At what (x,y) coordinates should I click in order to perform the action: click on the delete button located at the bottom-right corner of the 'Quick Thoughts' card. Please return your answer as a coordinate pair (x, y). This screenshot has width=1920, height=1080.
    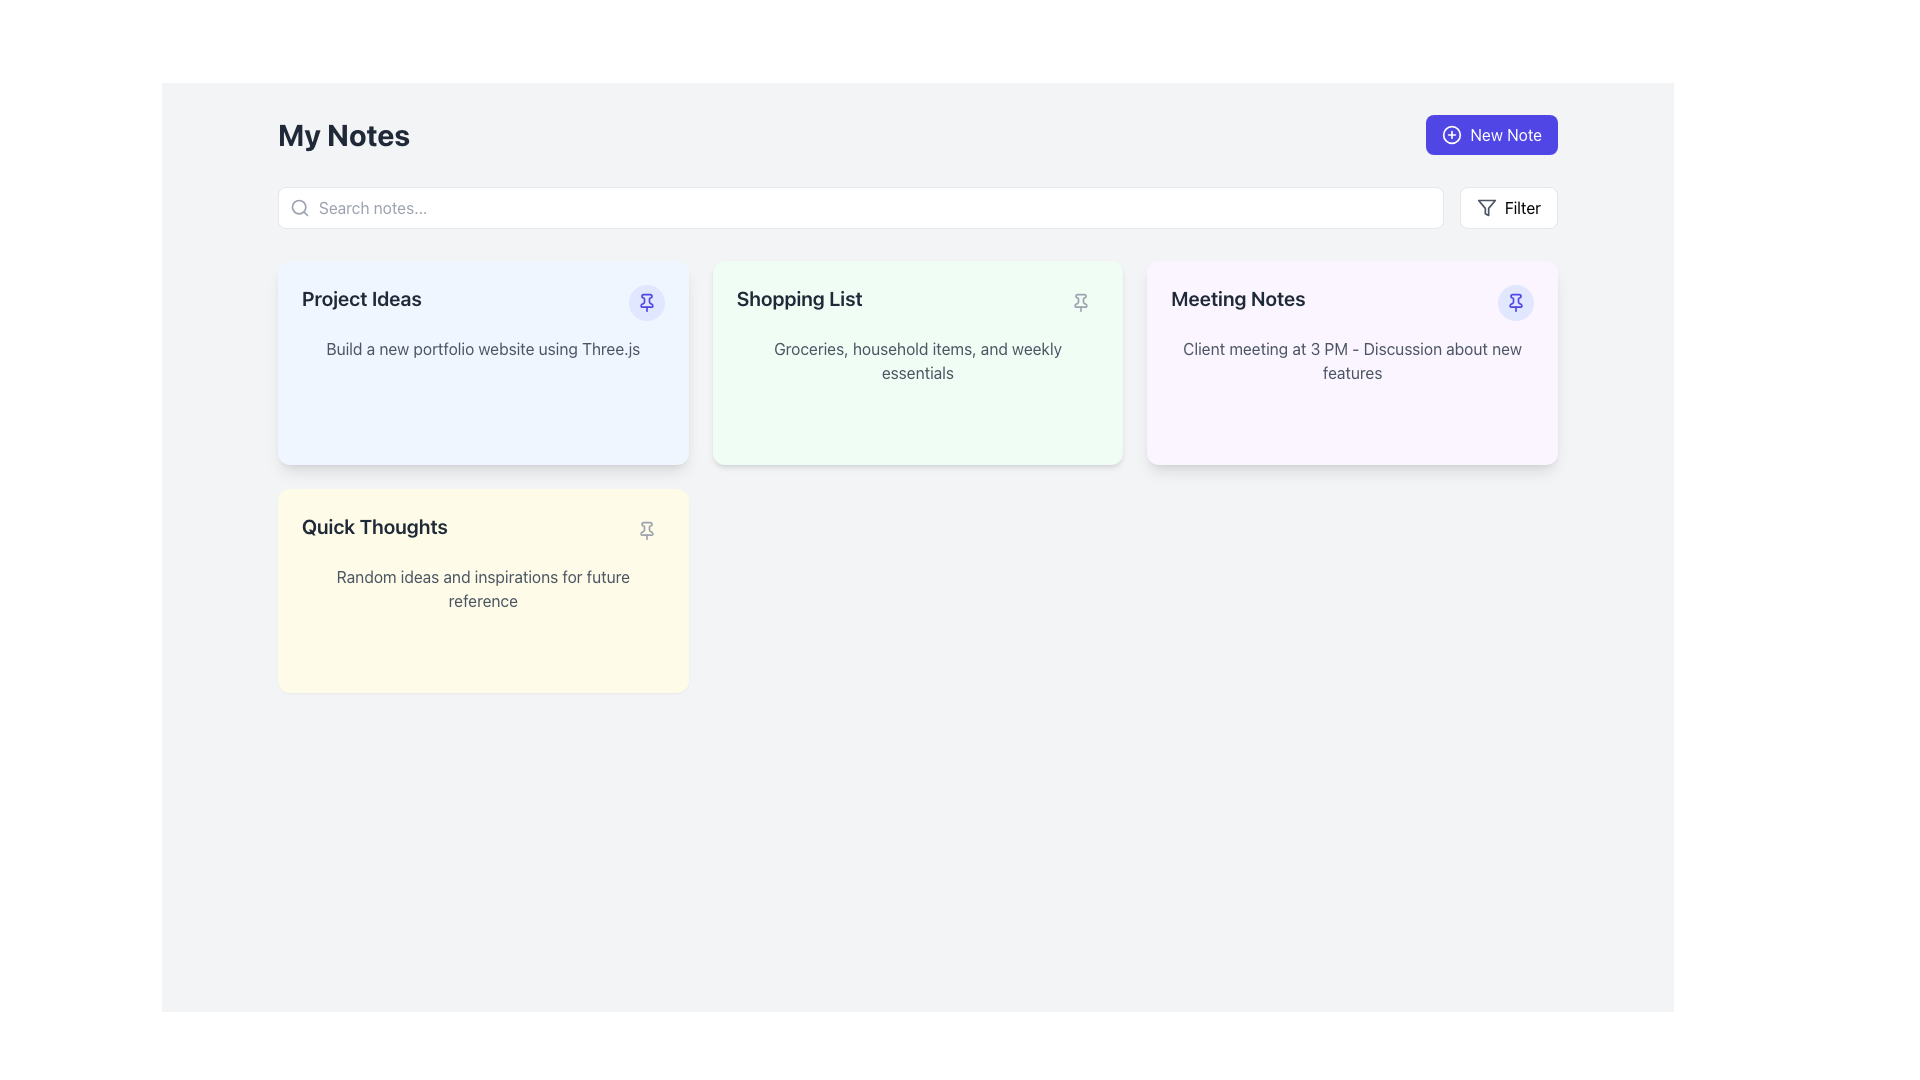
    Looking at the image, I should click on (648, 652).